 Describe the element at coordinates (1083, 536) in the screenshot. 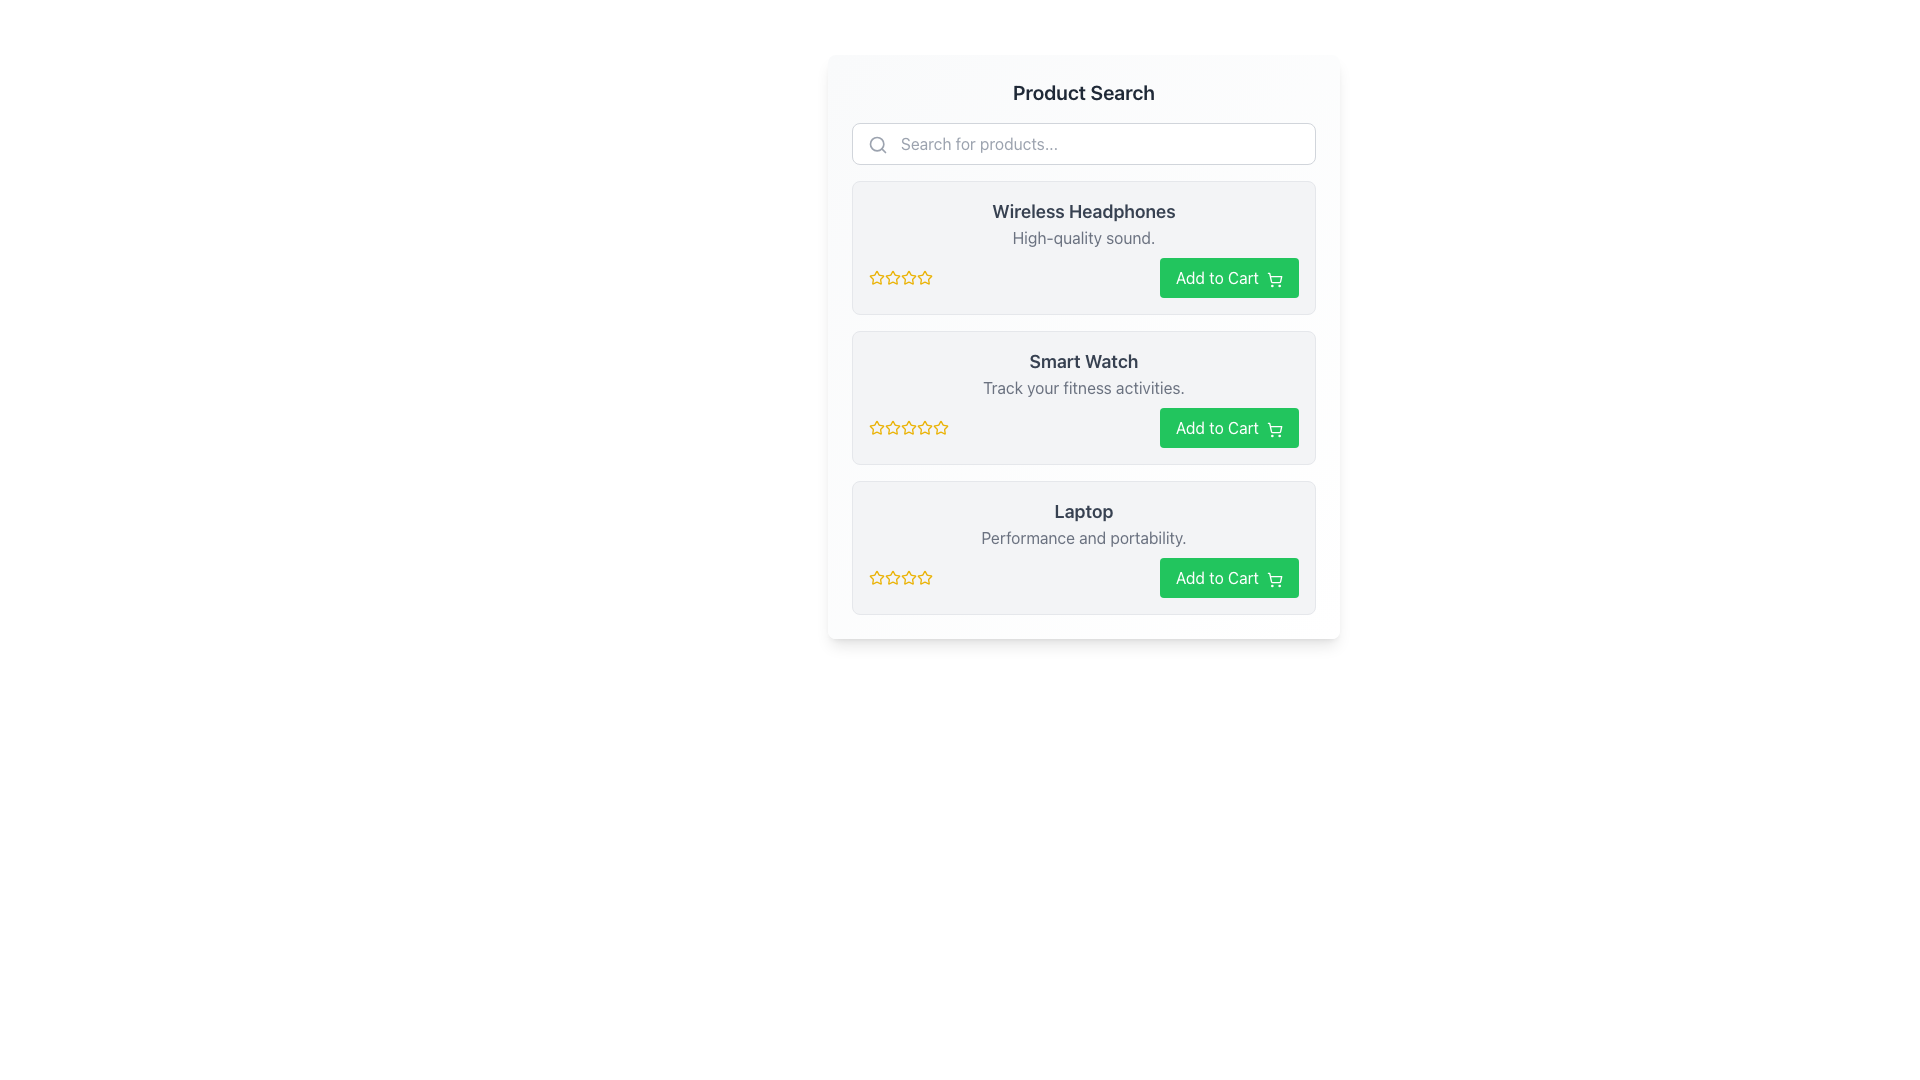

I see `the text label that describes the product 'Laptop', which is located below the title and above the rating stars and 'Add to Cart' button` at that location.